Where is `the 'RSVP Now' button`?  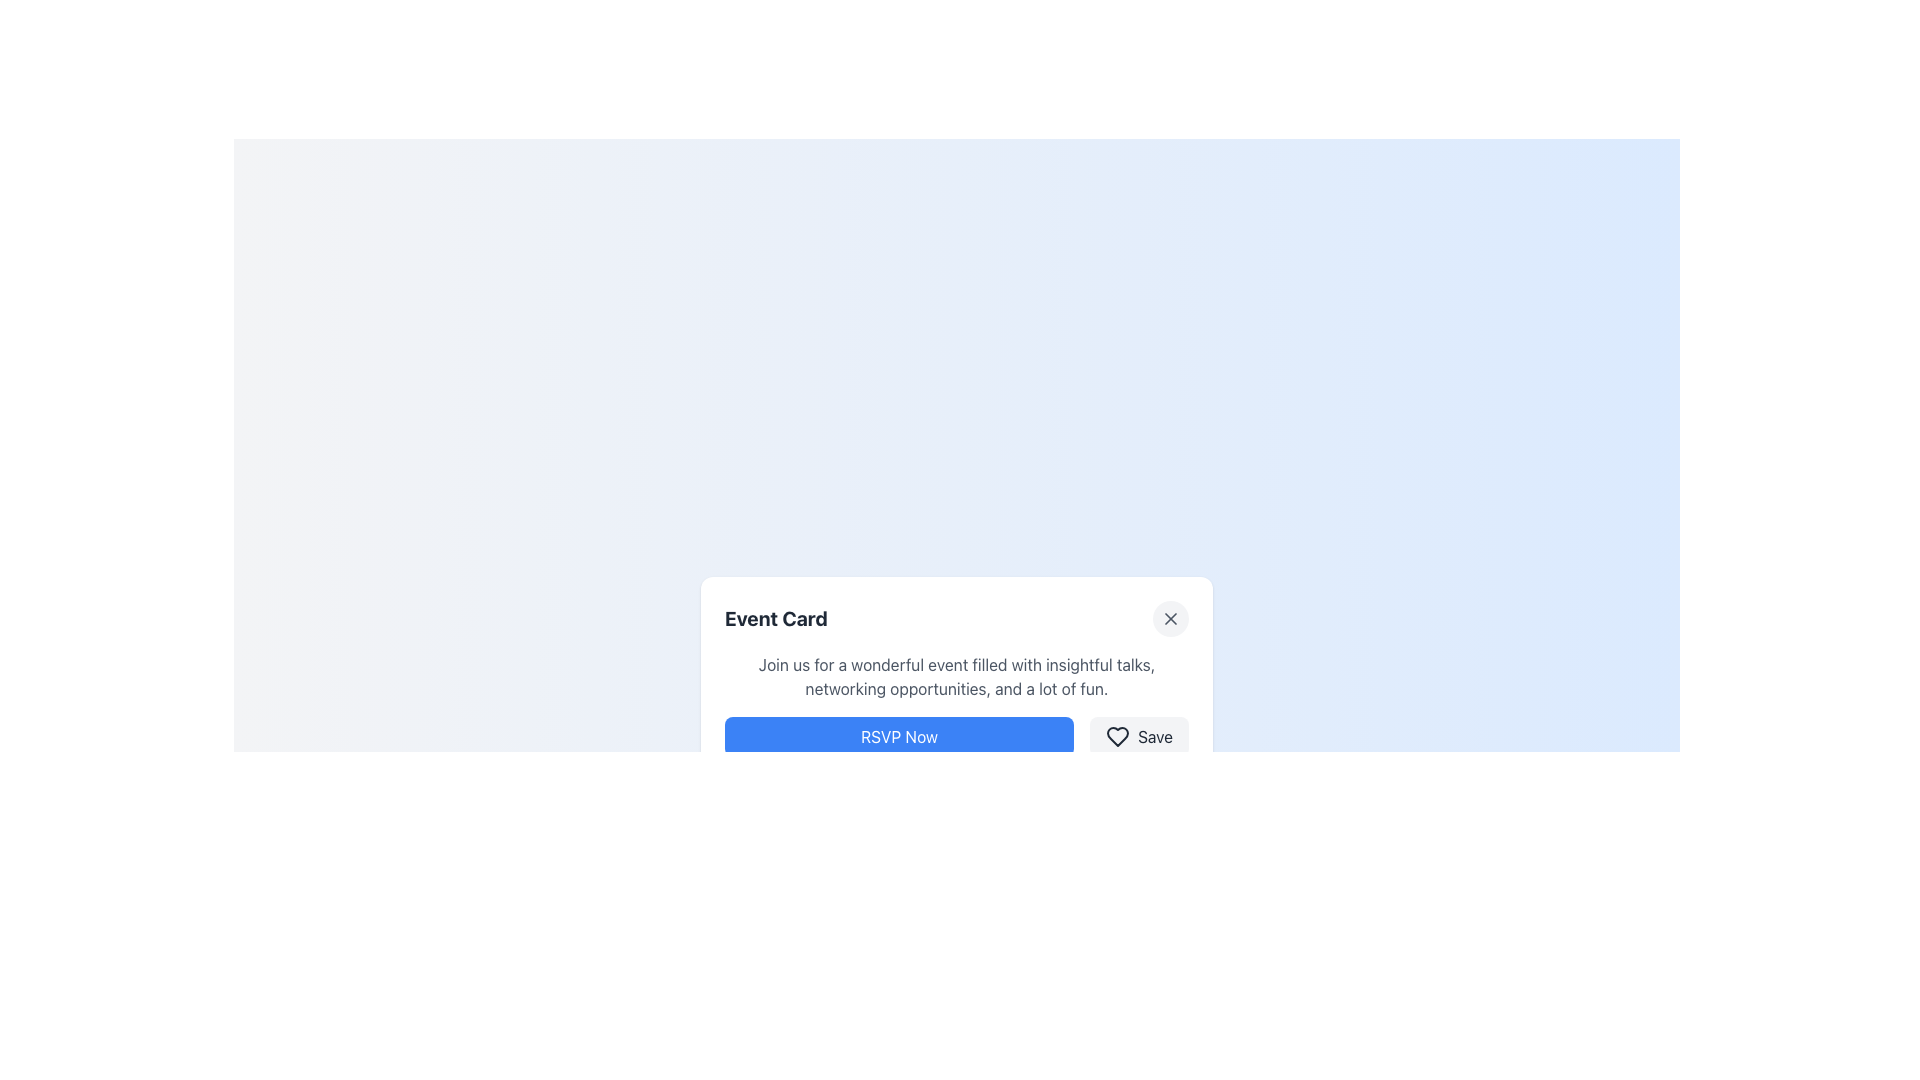
the 'RSVP Now' button is located at coordinates (898, 736).